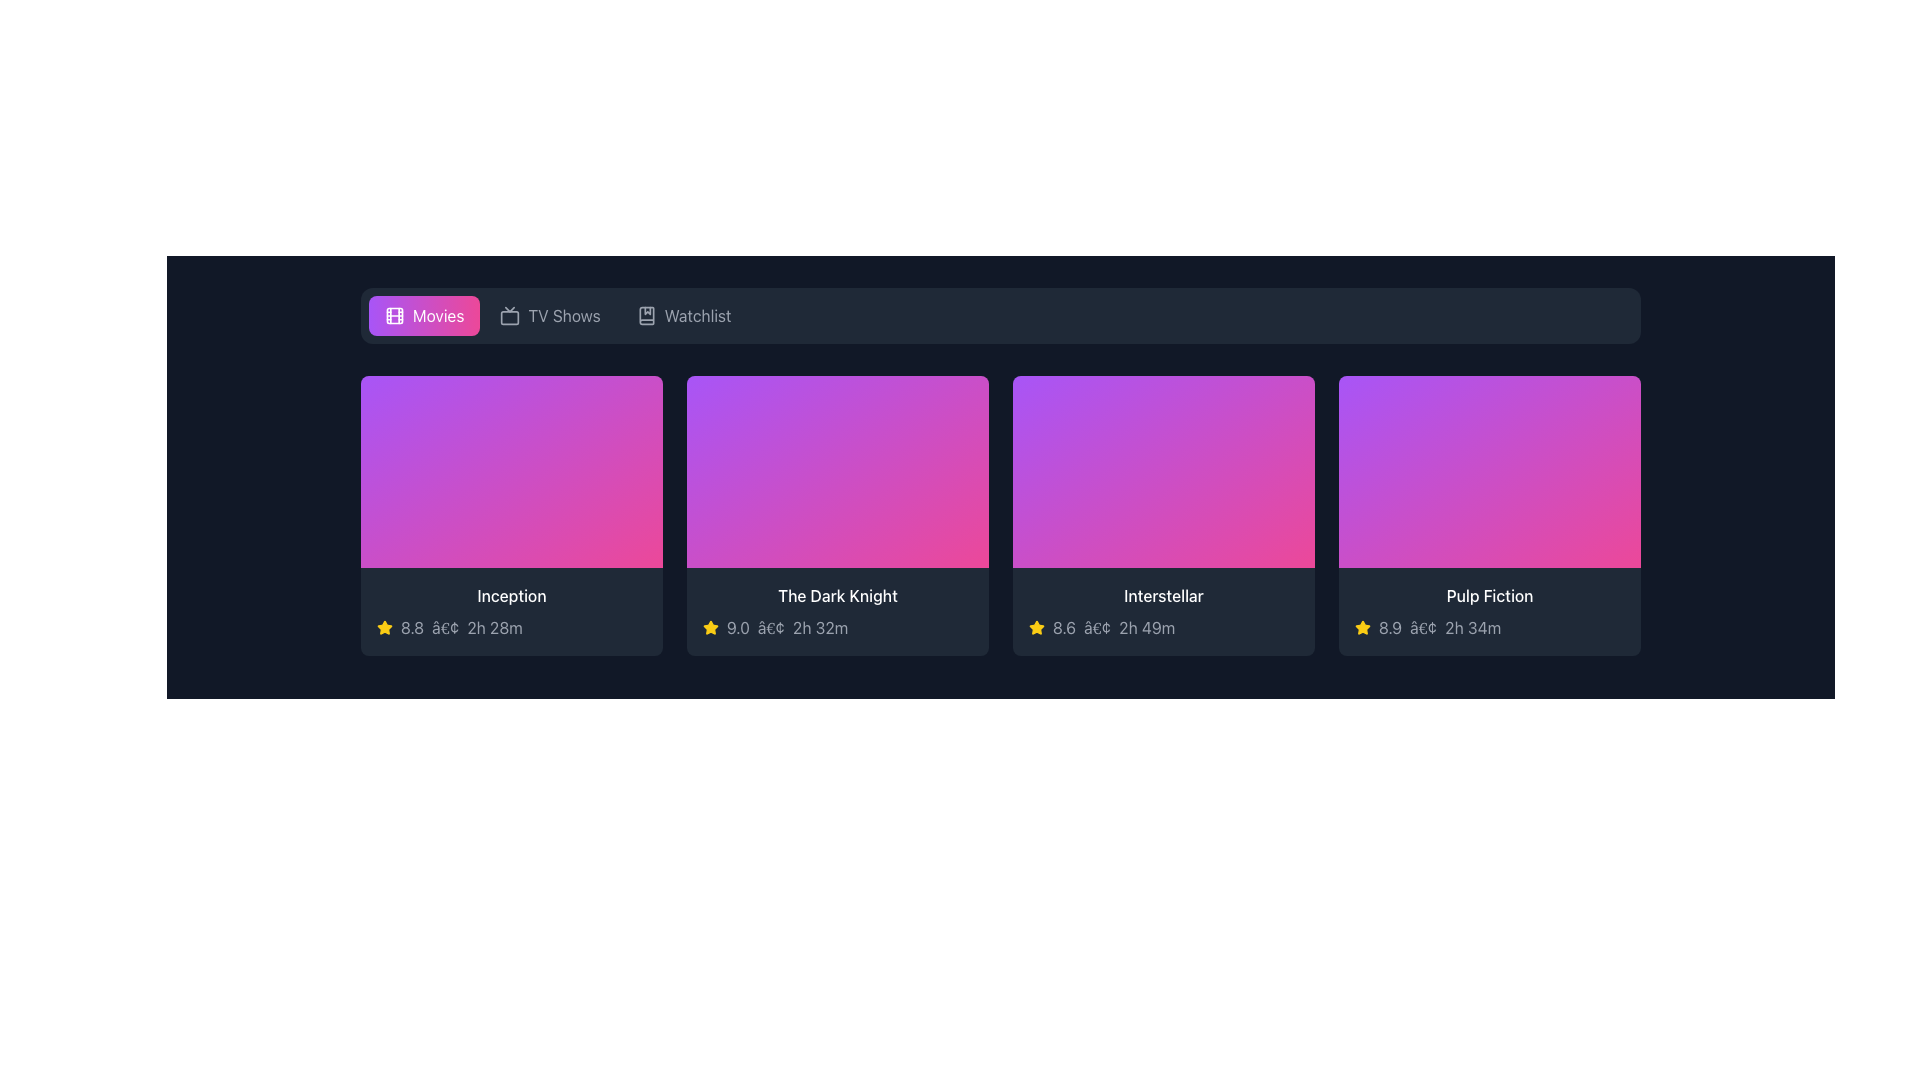 The image size is (1920, 1080). I want to click on the rating score text label for the movie 'Pulp Fiction', located below the title in the fourth card of the horizontal list, positioned to the right of the yellow star icon, so click(1389, 627).